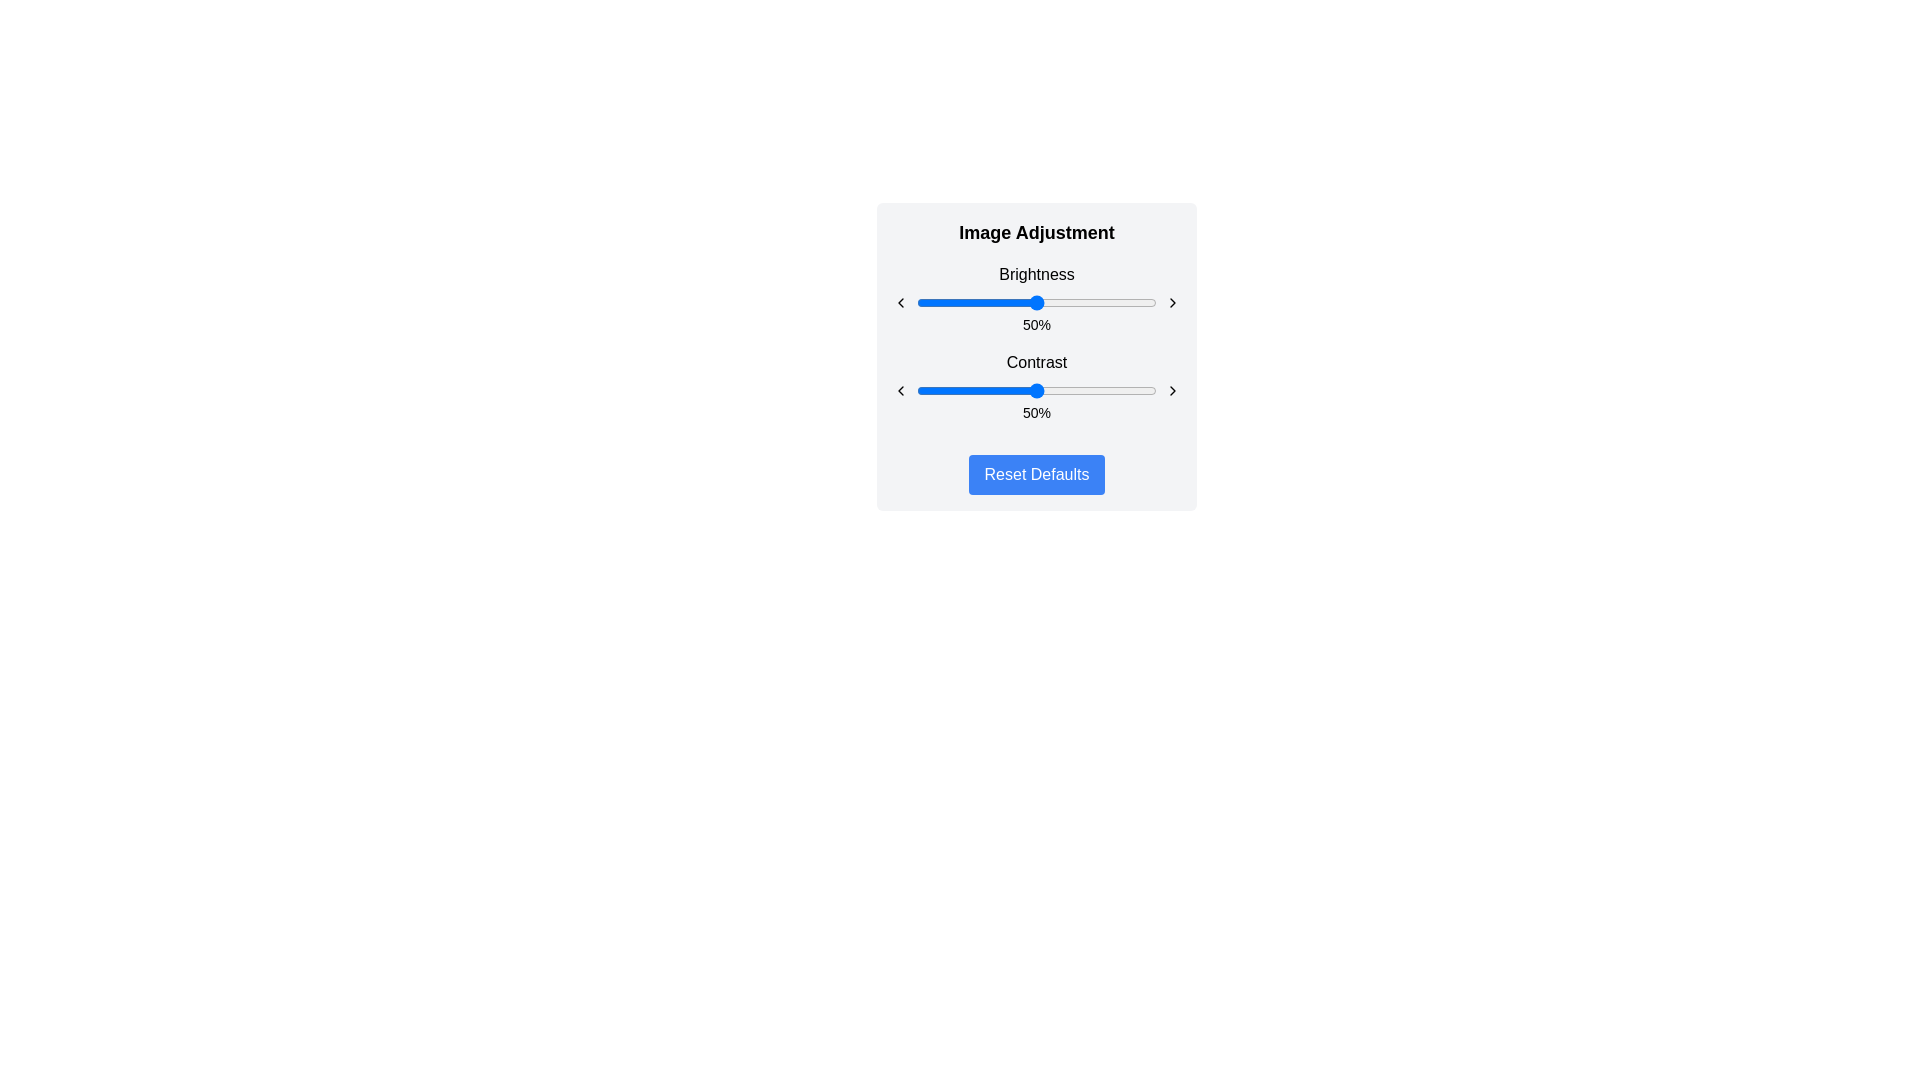 This screenshot has height=1080, width=1920. Describe the element at coordinates (1093, 390) in the screenshot. I see `contrast` at that location.